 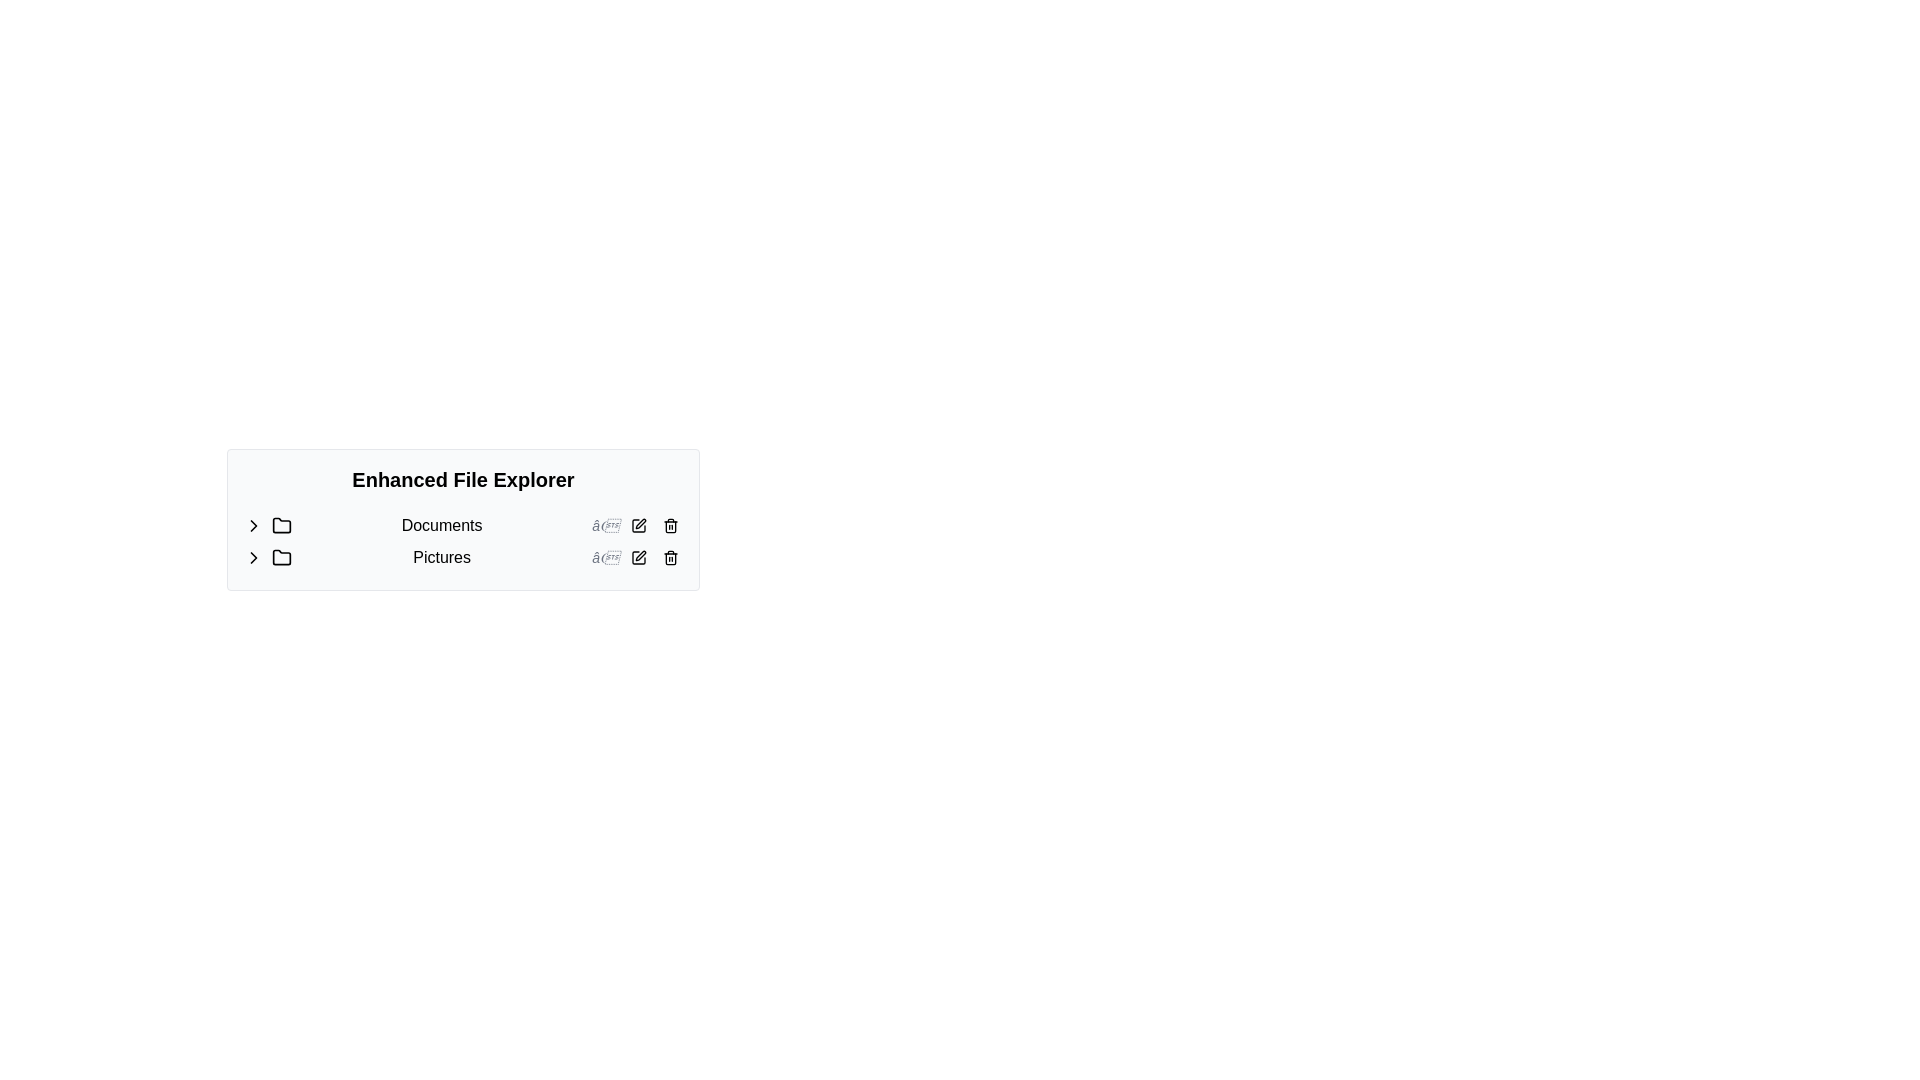 I want to click on the folder icon located next to the 'Documents' label in the file explorer interface to inspect it, so click(x=281, y=524).